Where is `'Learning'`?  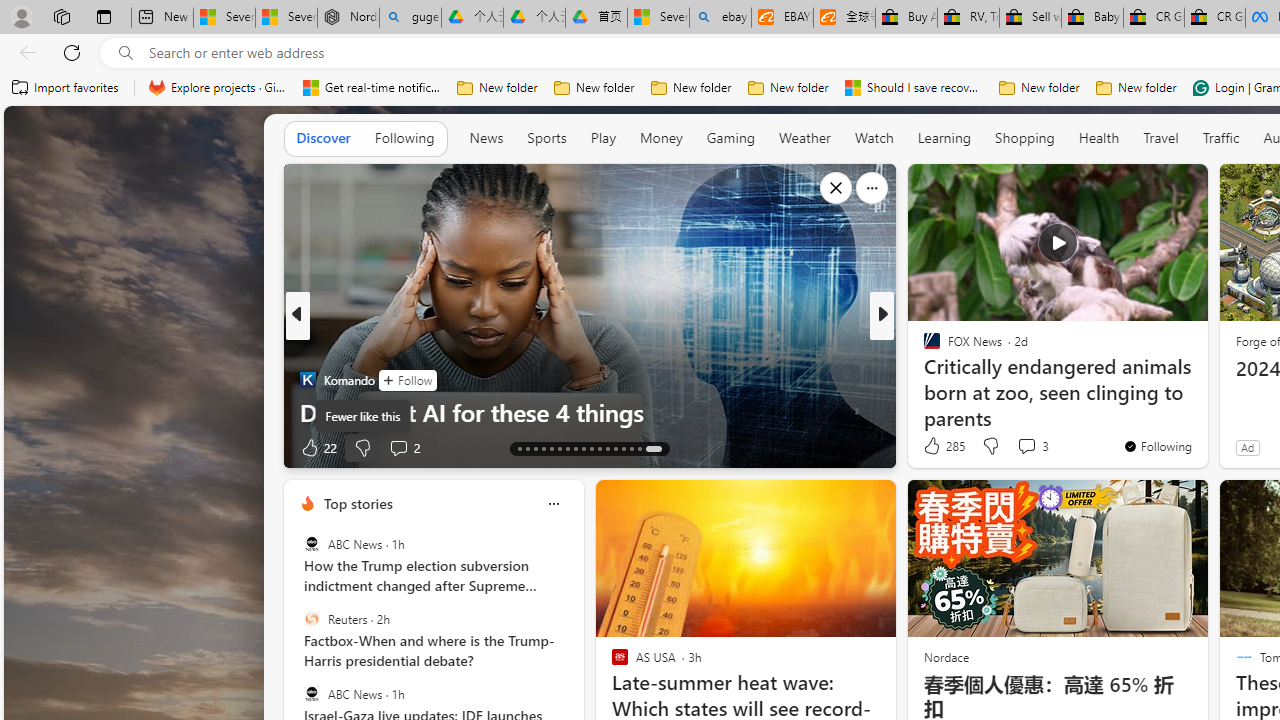 'Learning' is located at coordinates (943, 137).